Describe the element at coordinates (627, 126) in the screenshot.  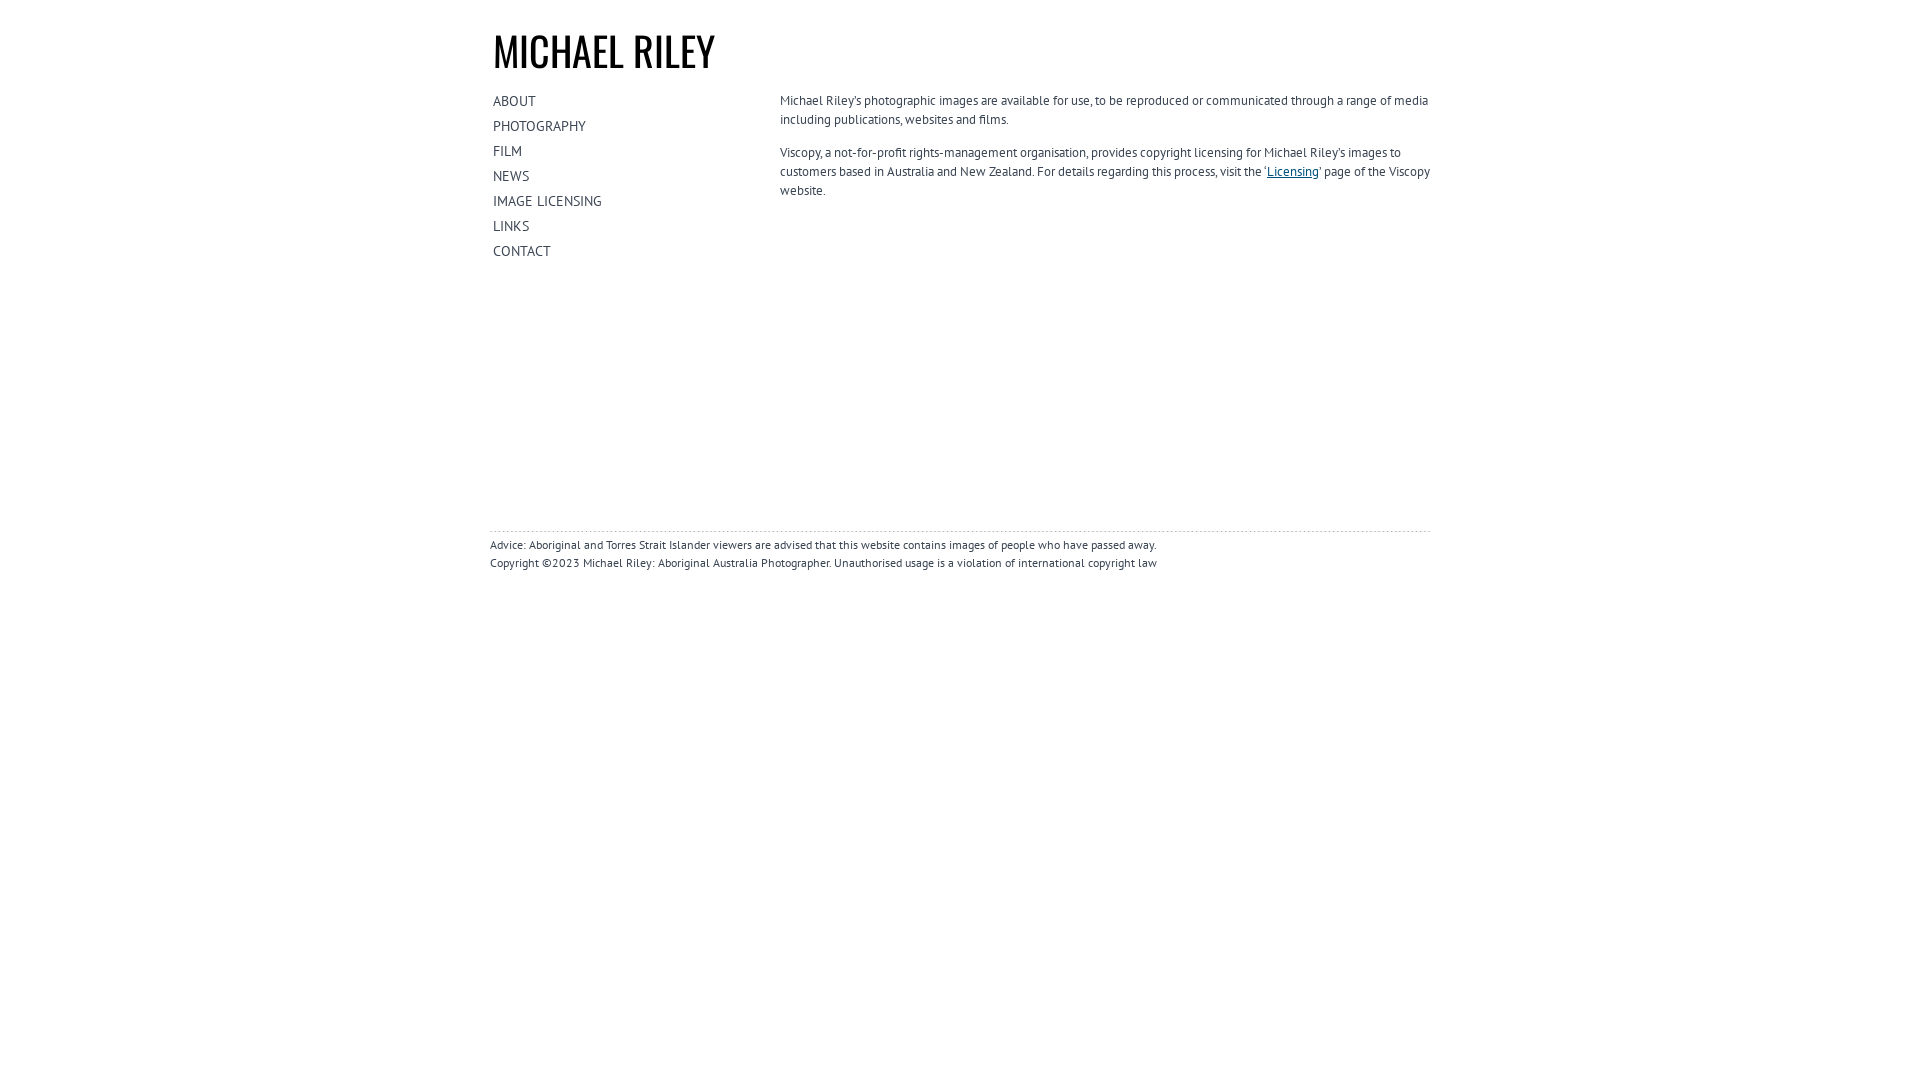
I see `'PHOTOGRAPHY'` at that location.